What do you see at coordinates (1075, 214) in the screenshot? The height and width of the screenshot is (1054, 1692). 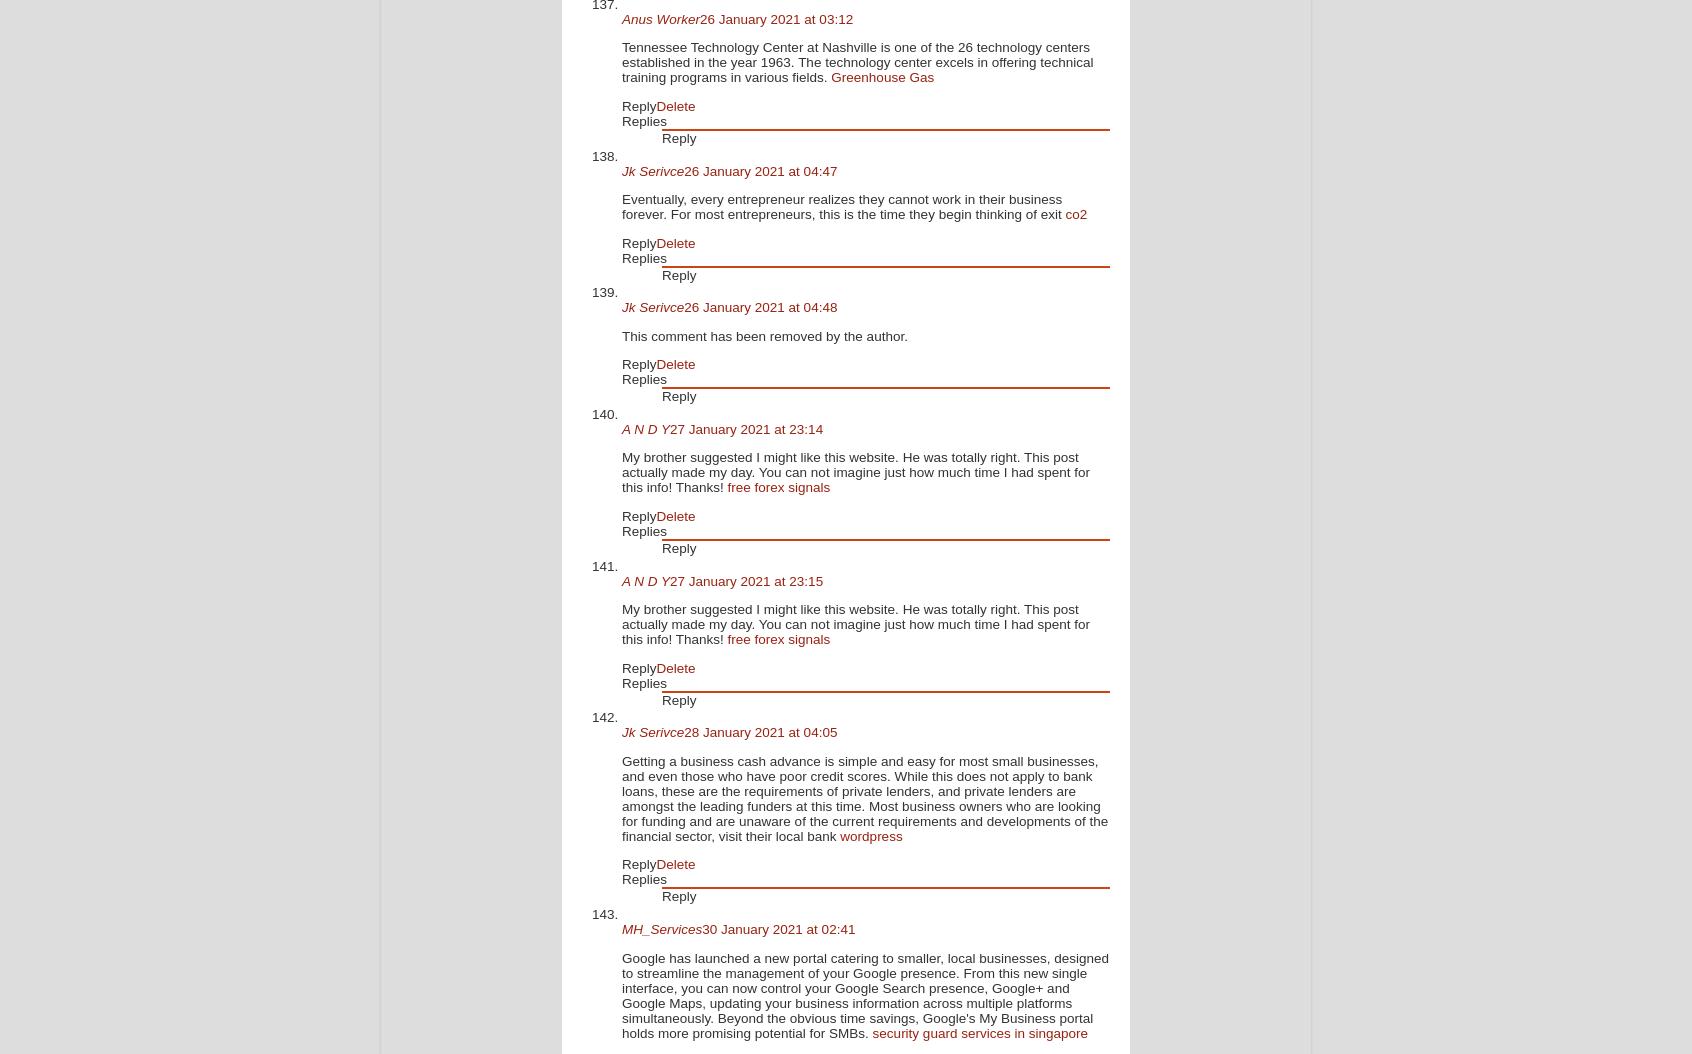 I see `'co2'` at bounding box center [1075, 214].